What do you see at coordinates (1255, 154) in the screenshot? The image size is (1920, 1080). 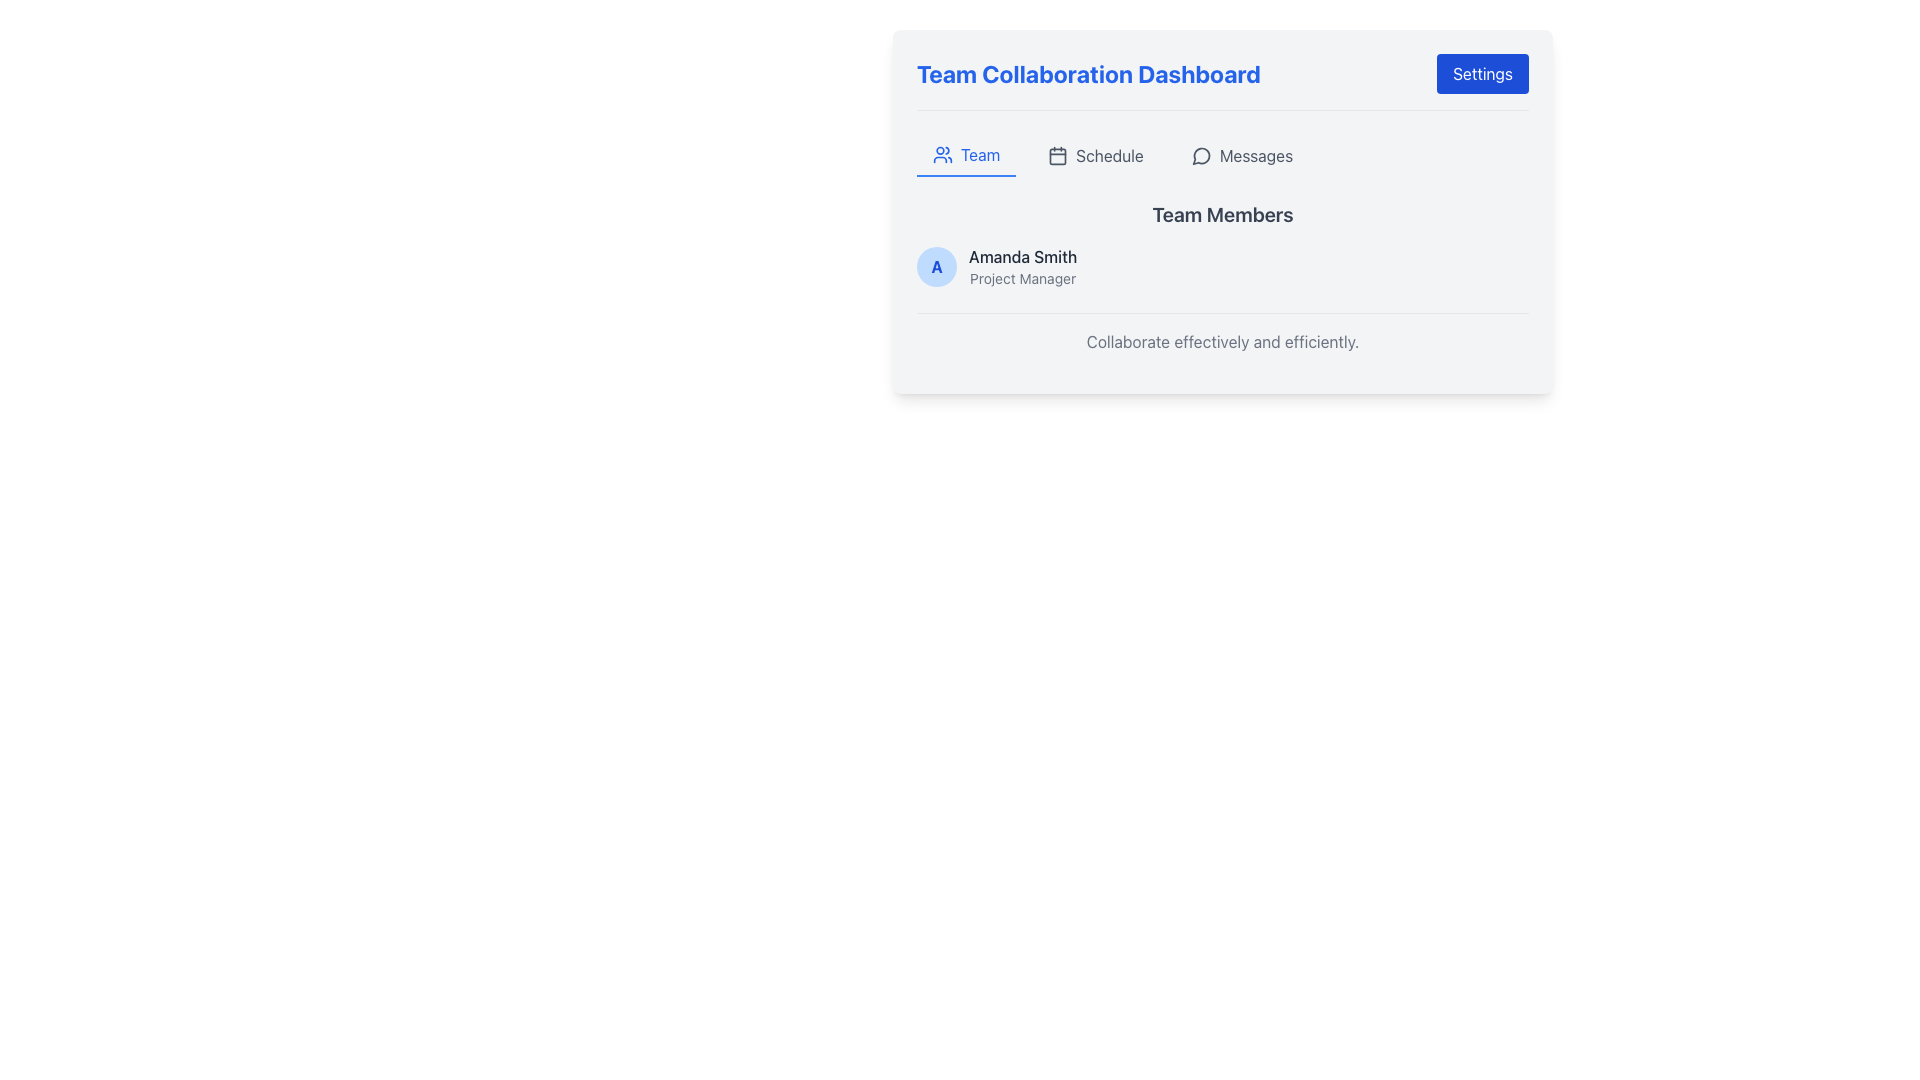 I see `the third text label in the top navigation section` at bounding box center [1255, 154].